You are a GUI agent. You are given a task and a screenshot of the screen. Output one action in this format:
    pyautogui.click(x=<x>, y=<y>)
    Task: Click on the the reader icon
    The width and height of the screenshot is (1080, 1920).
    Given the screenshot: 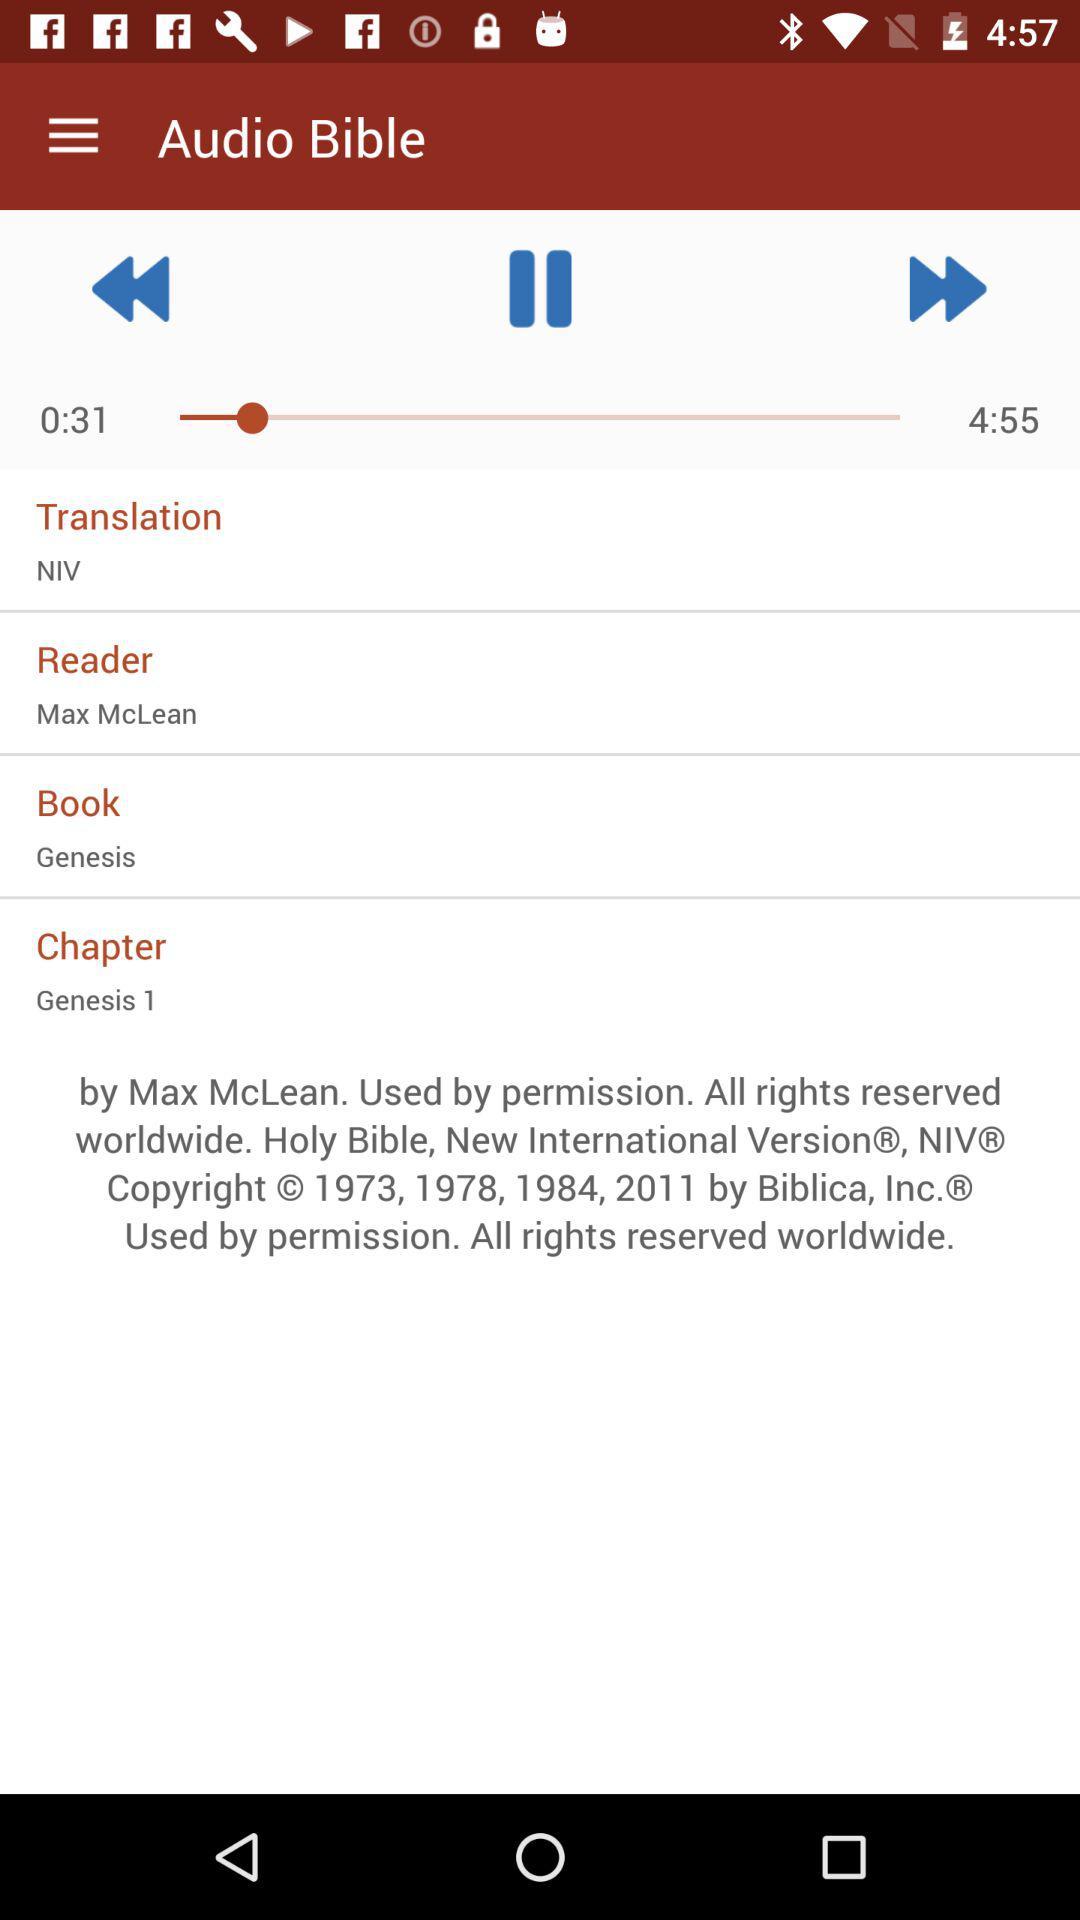 What is the action you would take?
    pyautogui.click(x=540, y=658)
    